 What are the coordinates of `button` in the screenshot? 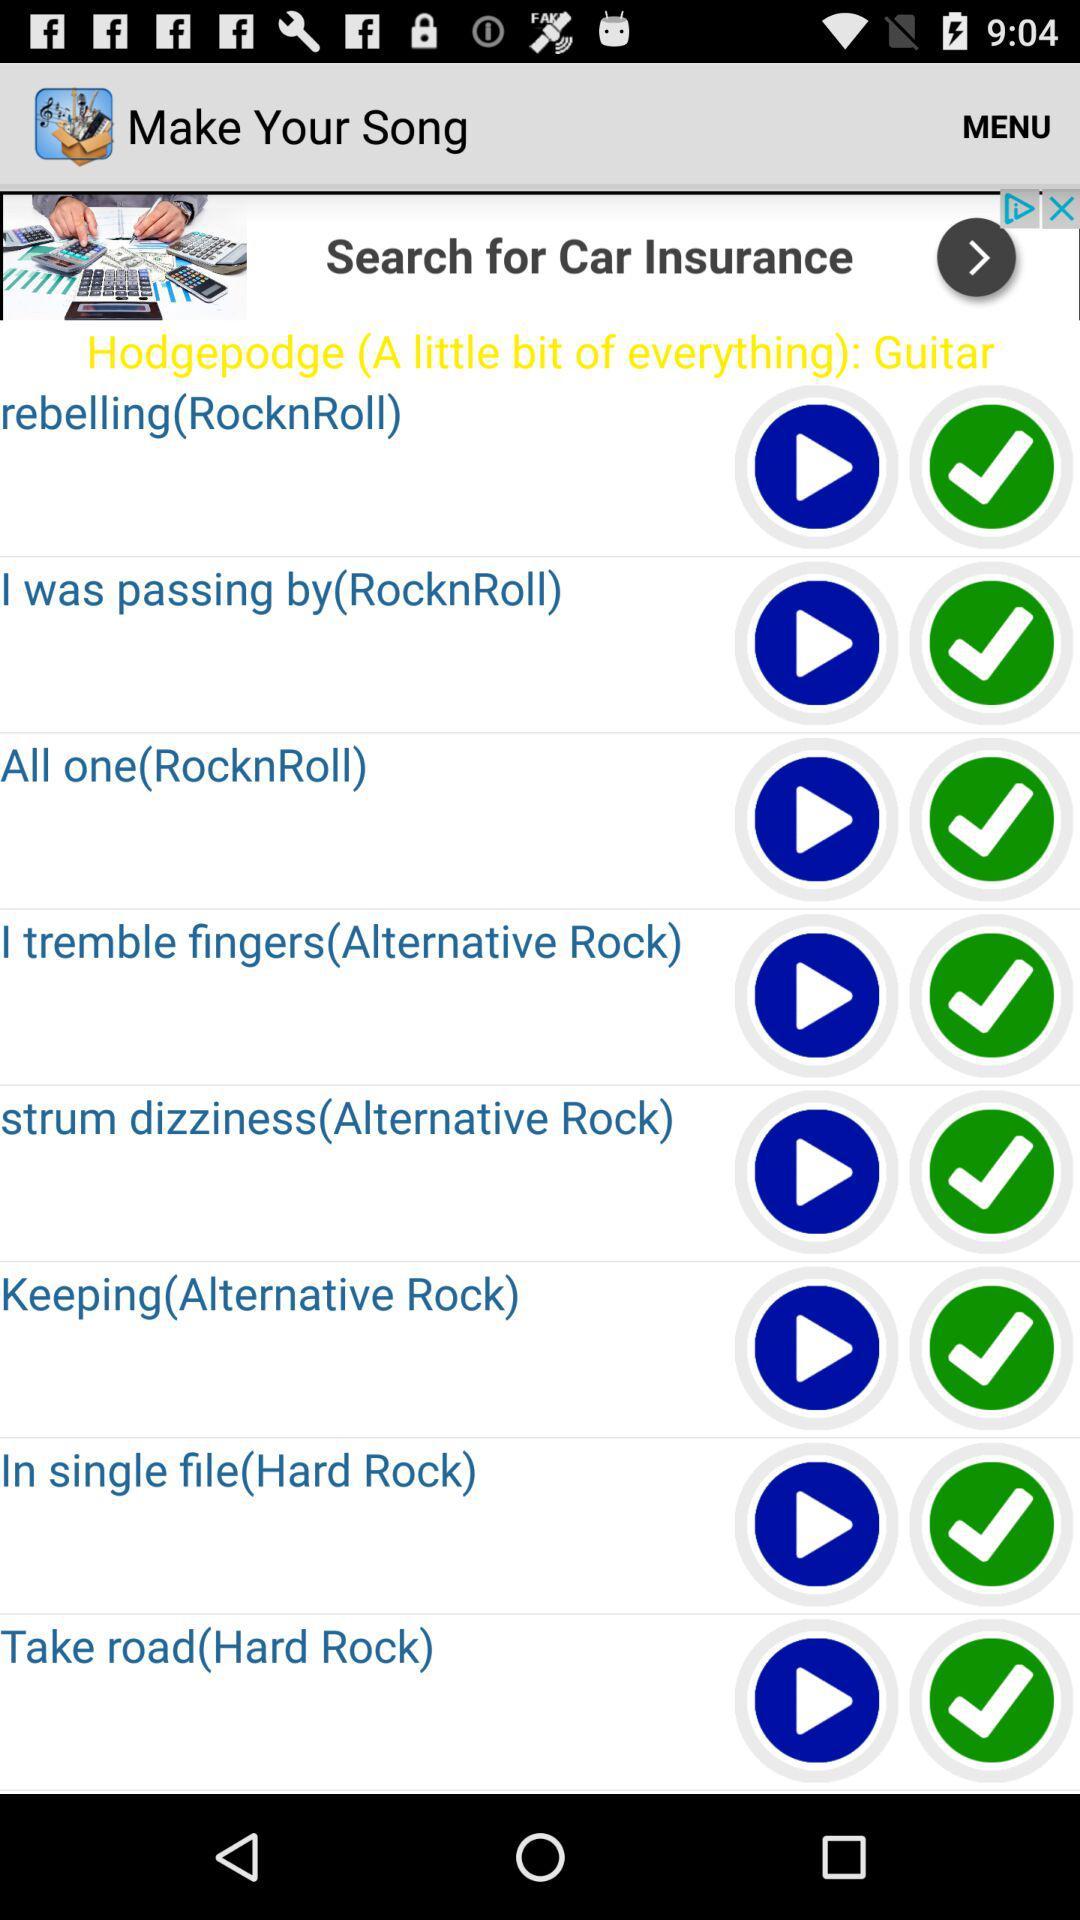 It's located at (817, 1701).